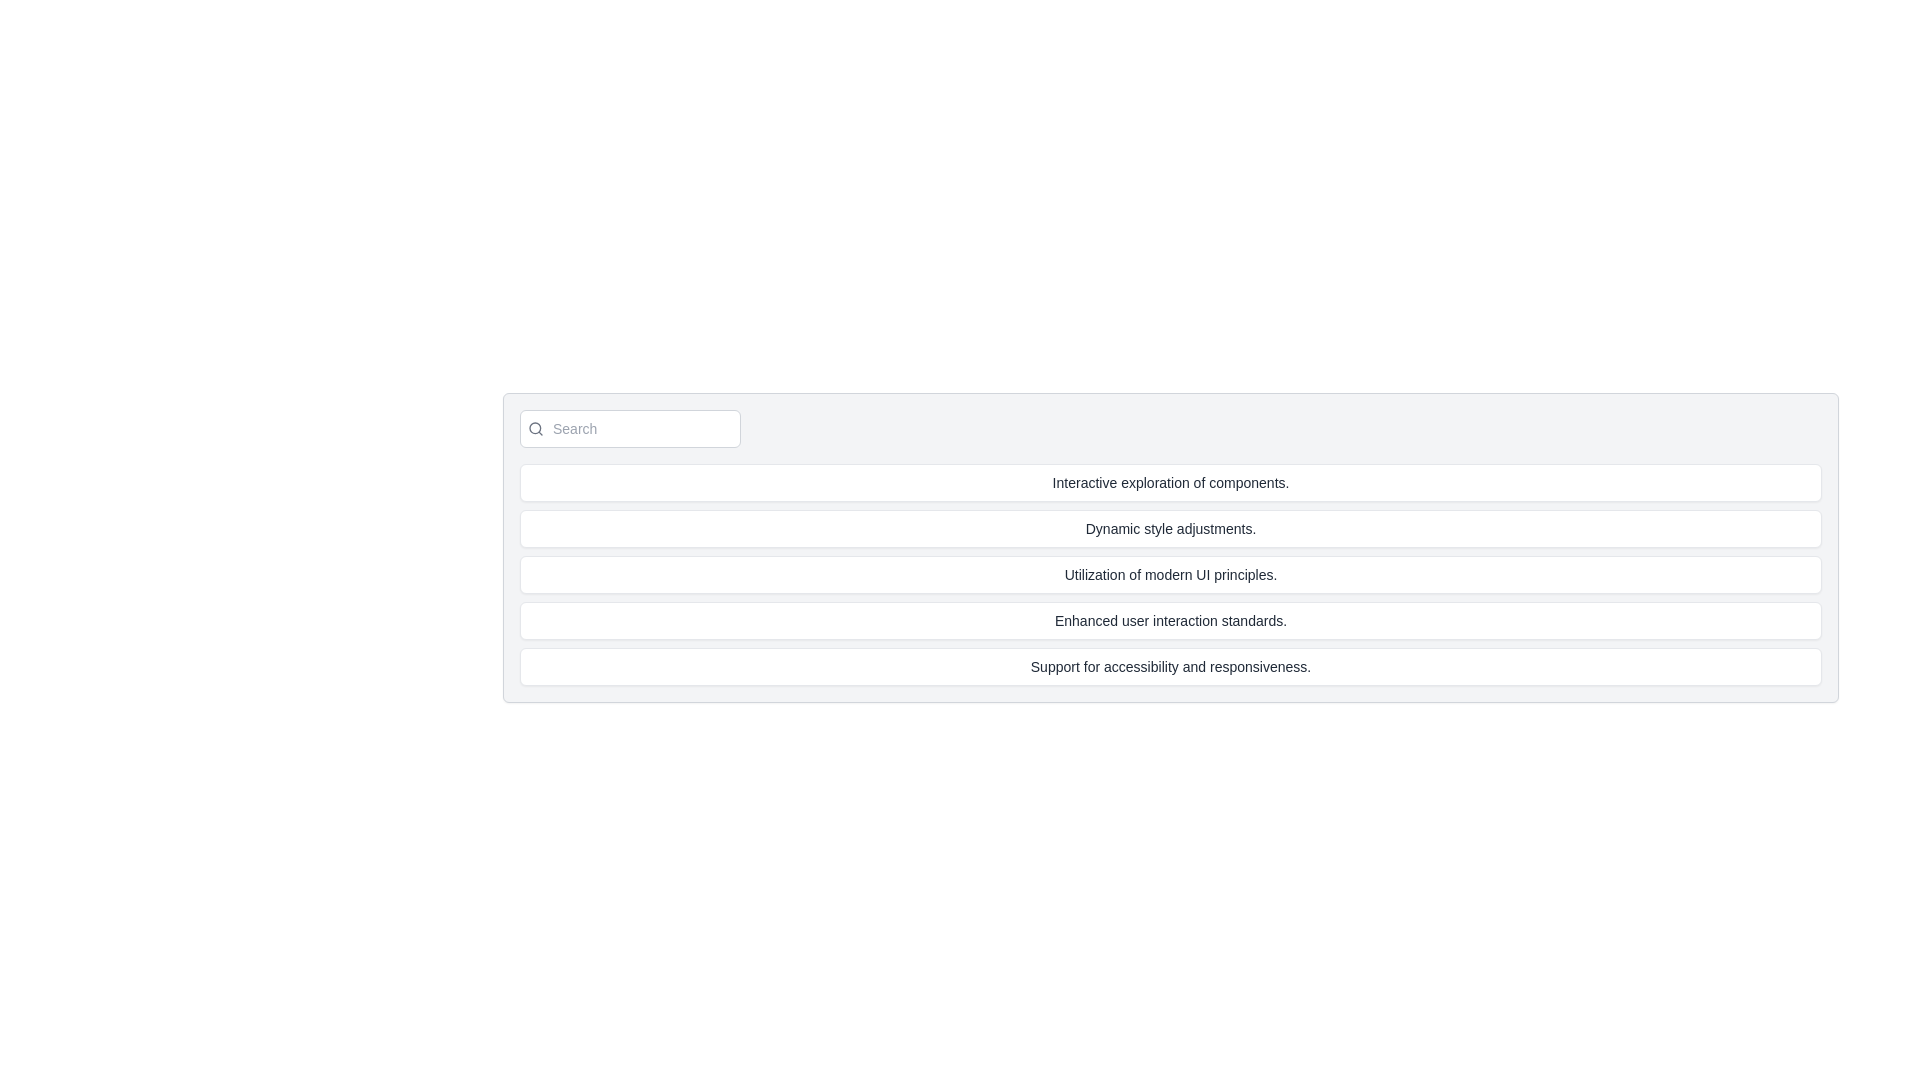  Describe the element at coordinates (1271, 620) in the screenshot. I see `the 4th instance of the character 'd' in the text line 'Enhanced user interaction standards.'` at that location.